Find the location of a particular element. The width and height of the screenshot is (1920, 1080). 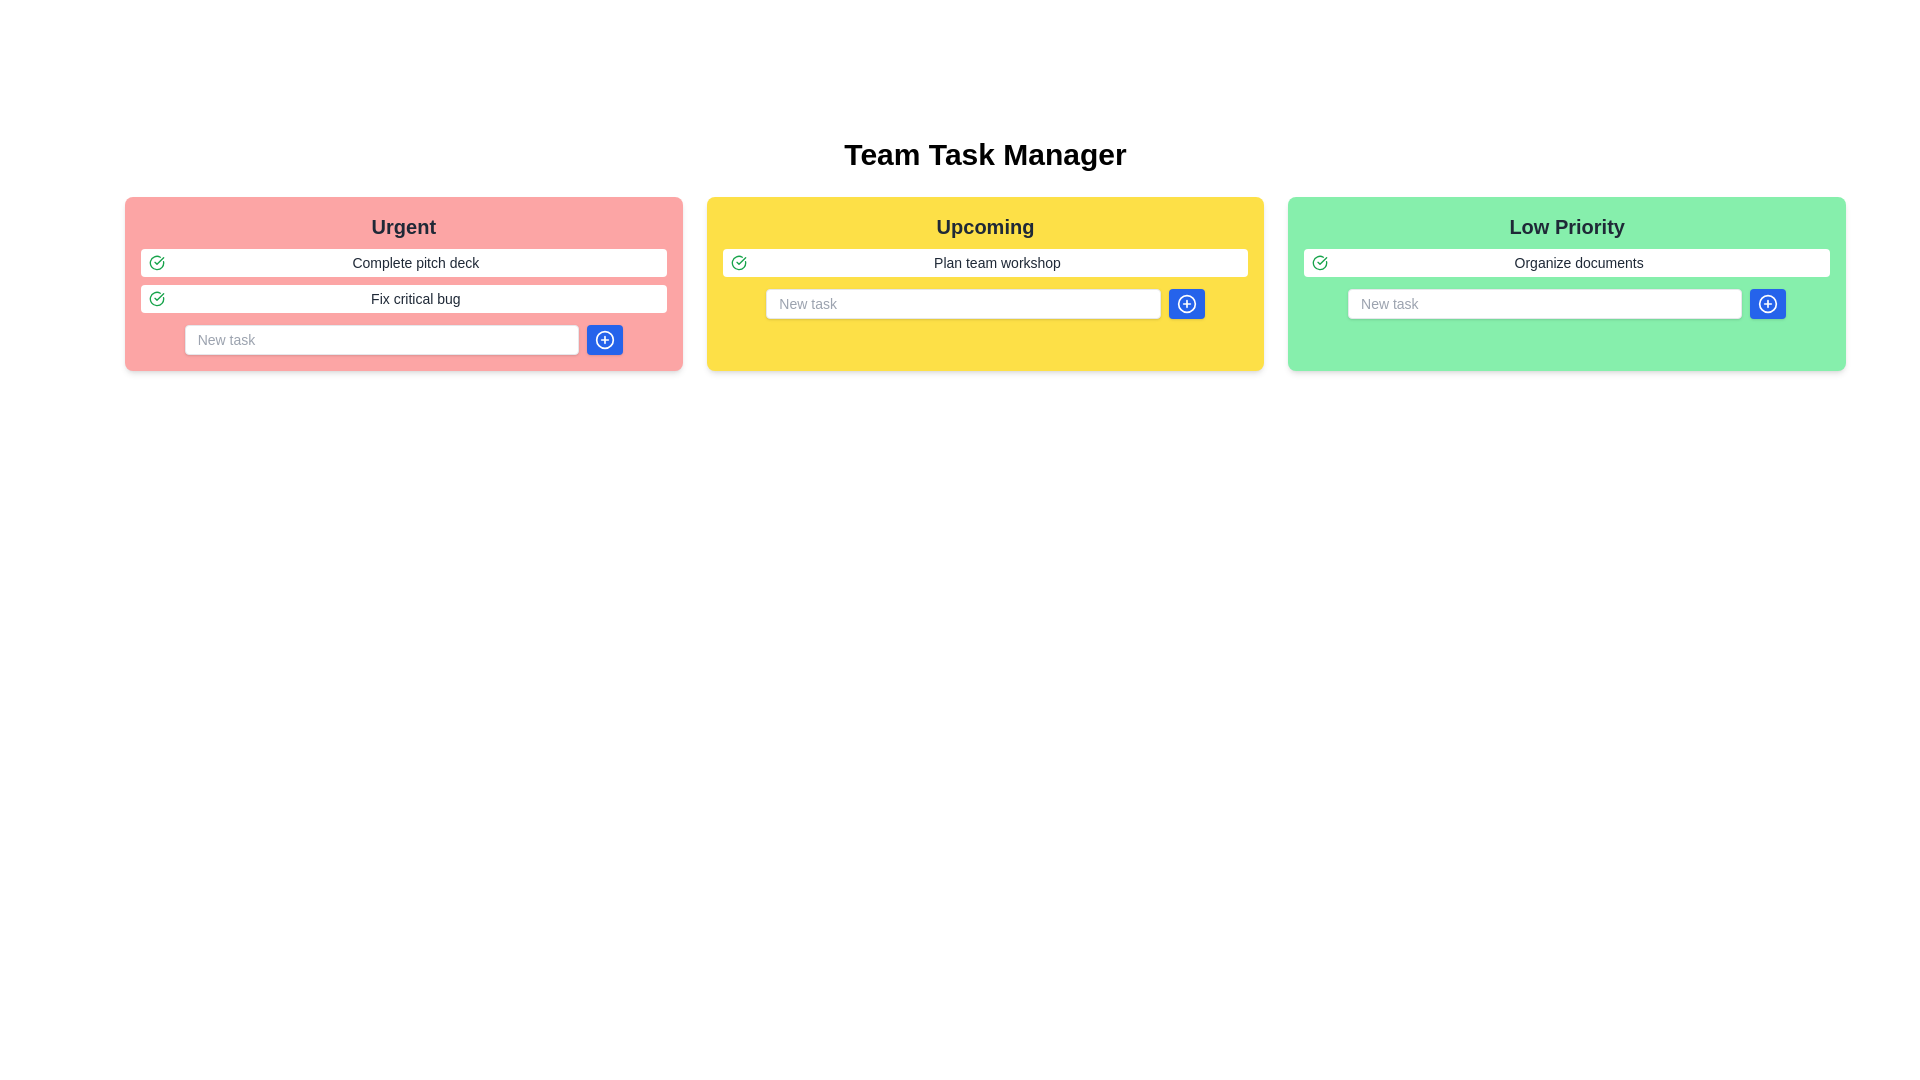

inside the input box located in the 'Low Priority' section to focus it is located at coordinates (1566, 304).